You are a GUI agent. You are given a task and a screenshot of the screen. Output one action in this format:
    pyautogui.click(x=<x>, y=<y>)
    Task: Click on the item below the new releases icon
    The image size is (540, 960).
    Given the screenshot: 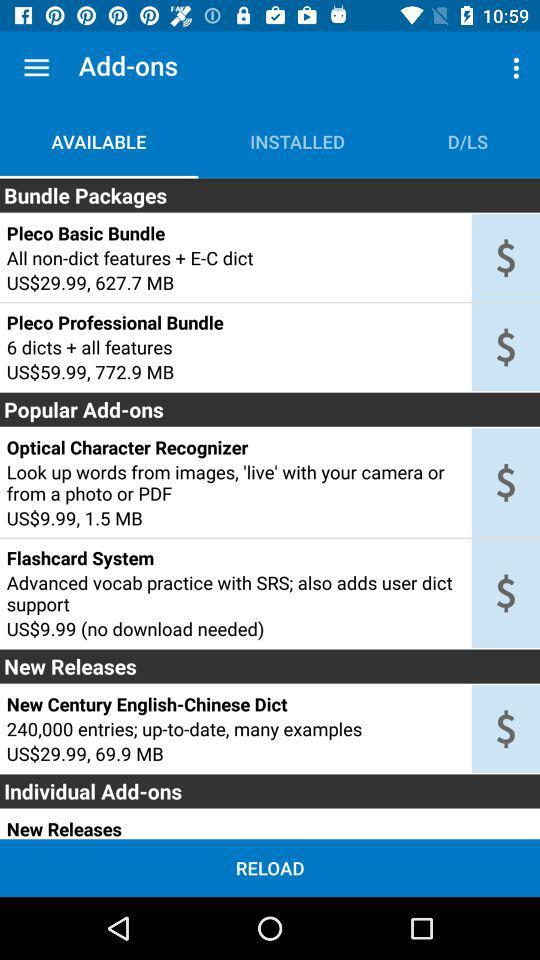 What is the action you would take?
    pyautogui.click(x=234, y=704)
    